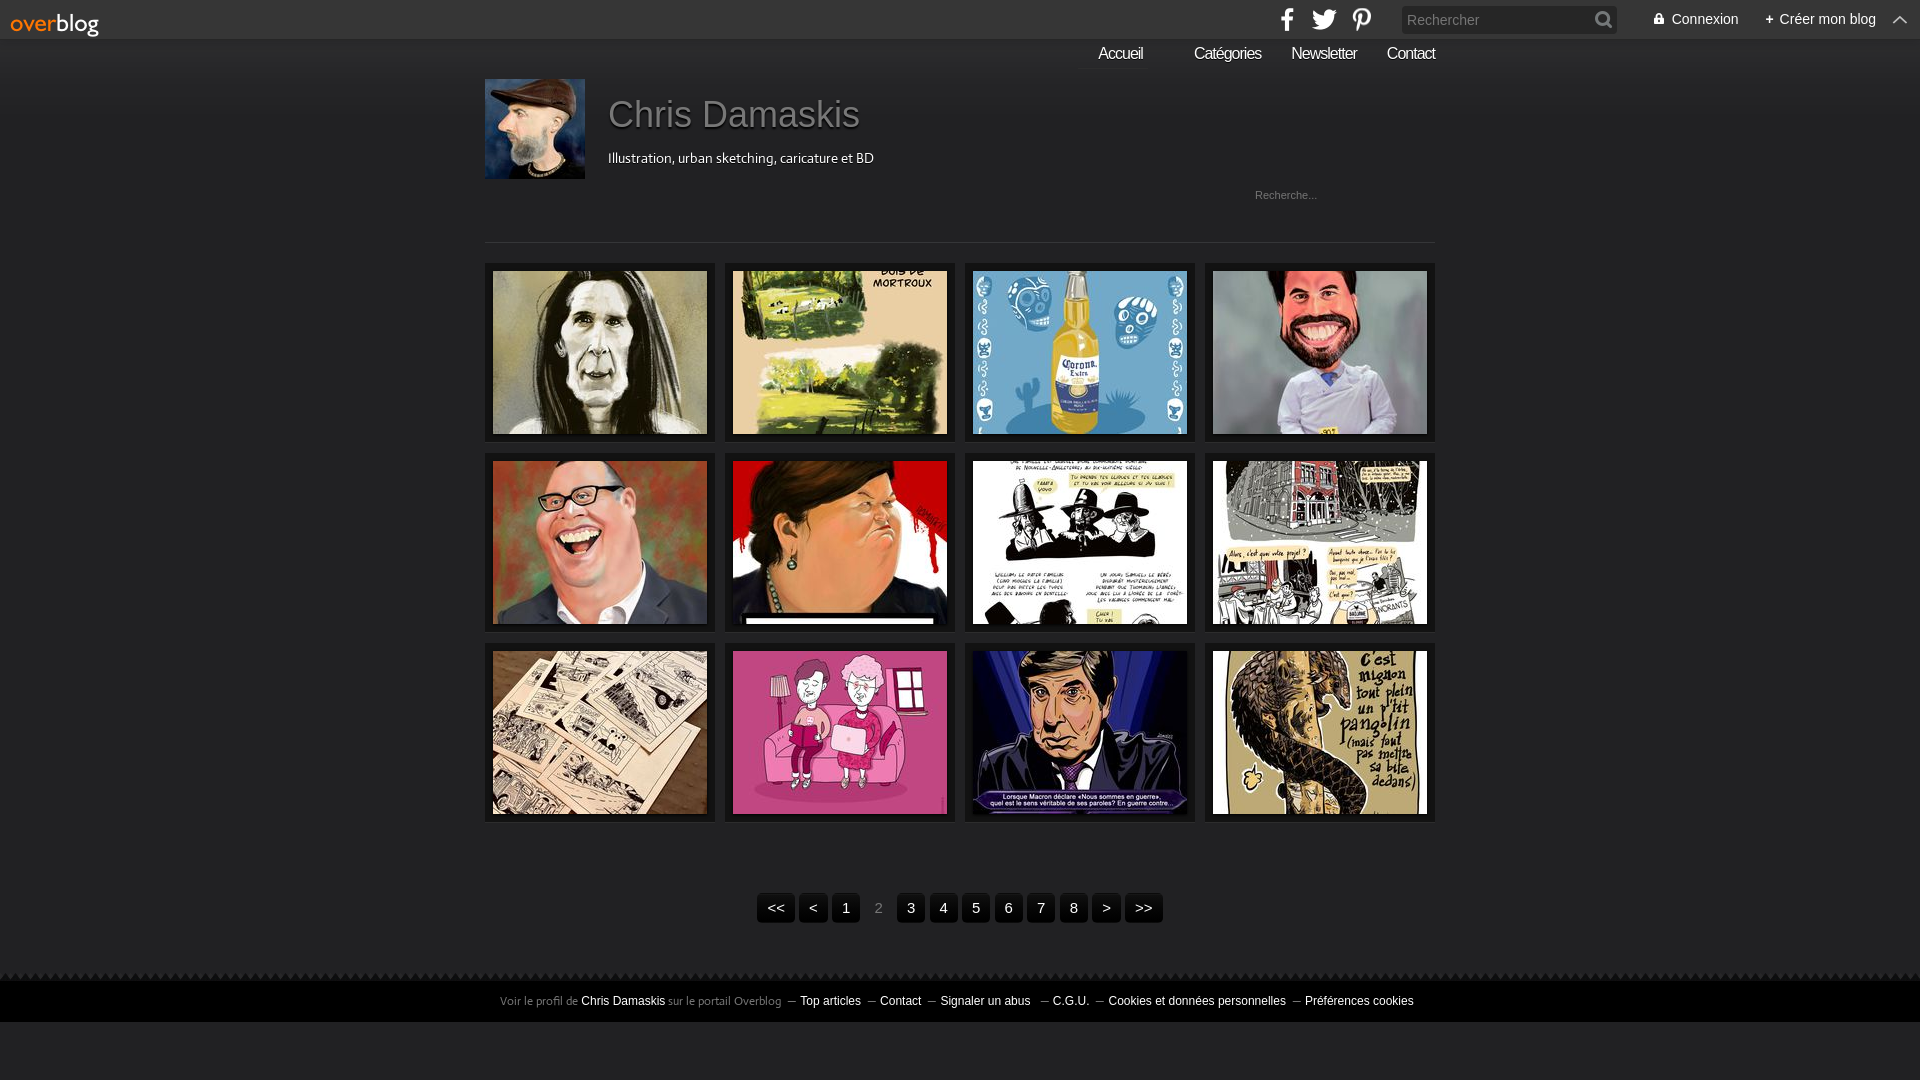 This screenshot has height=1080, width=1920. What do you see at coordinates (943, 907) in the screenshot?
I see `'4'` at bounding box center [943, 907].